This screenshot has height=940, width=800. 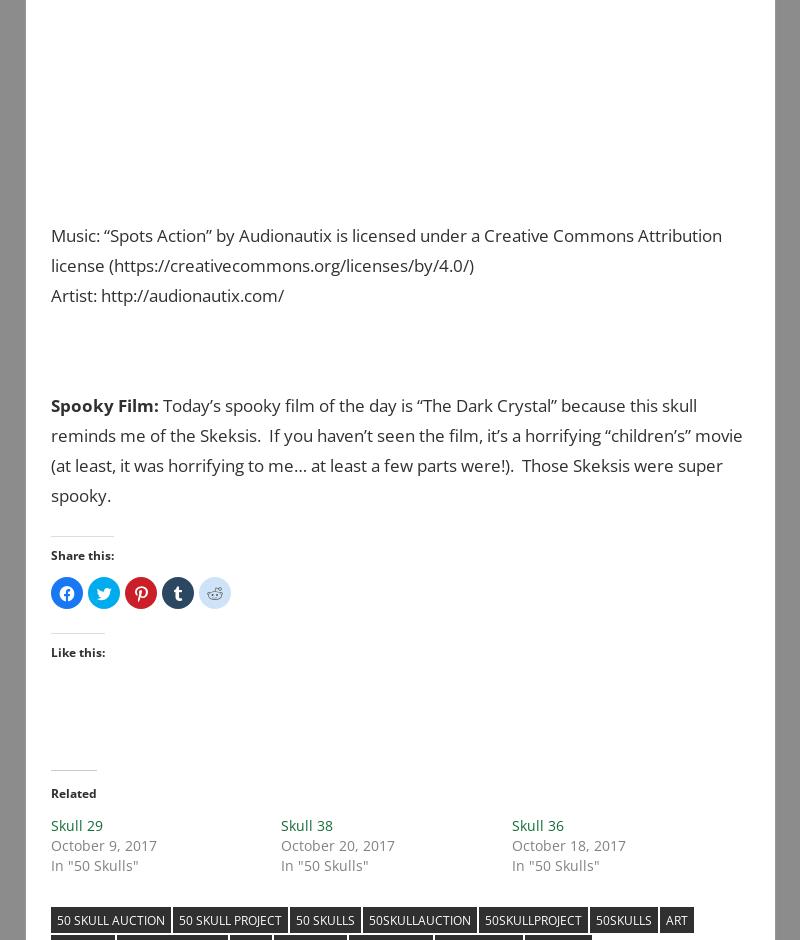 I want to click on '50 skull project', so click(x=178, y=918).